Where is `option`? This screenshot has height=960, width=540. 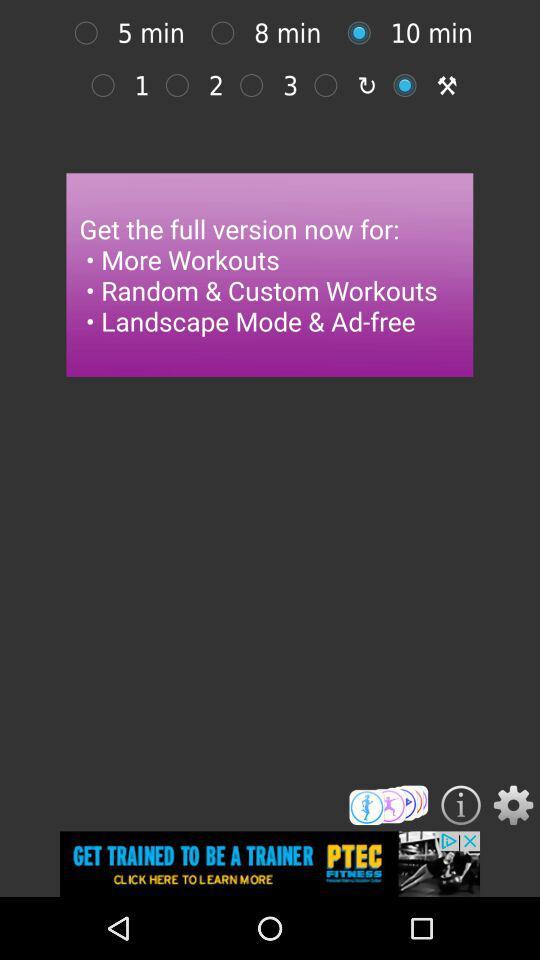
option is located at coordinates (90, 32).